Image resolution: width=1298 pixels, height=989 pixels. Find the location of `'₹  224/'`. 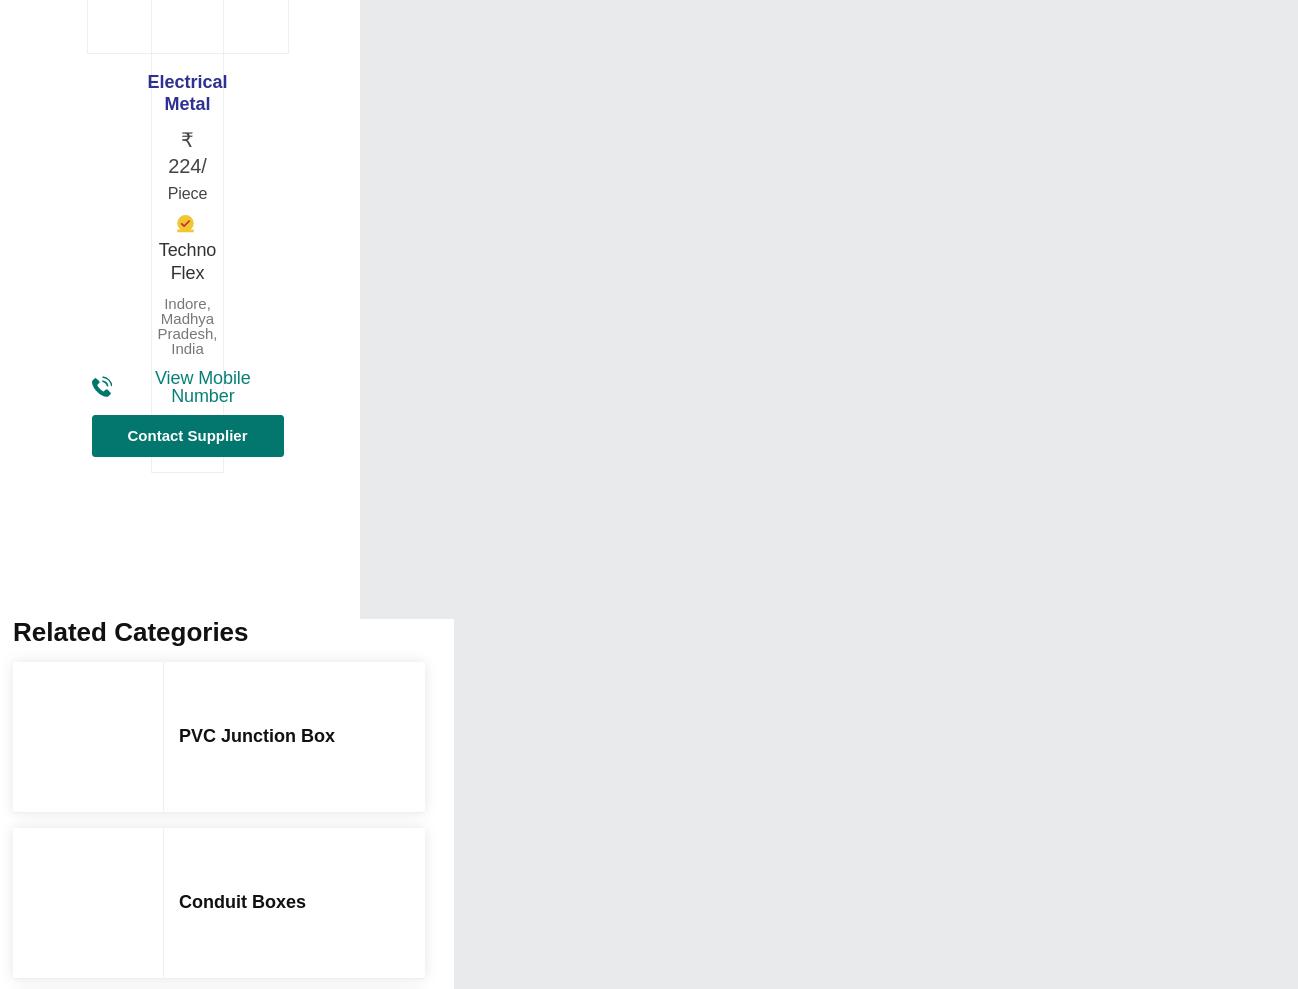

'₹  224/' is located at coordinates (186, 151).